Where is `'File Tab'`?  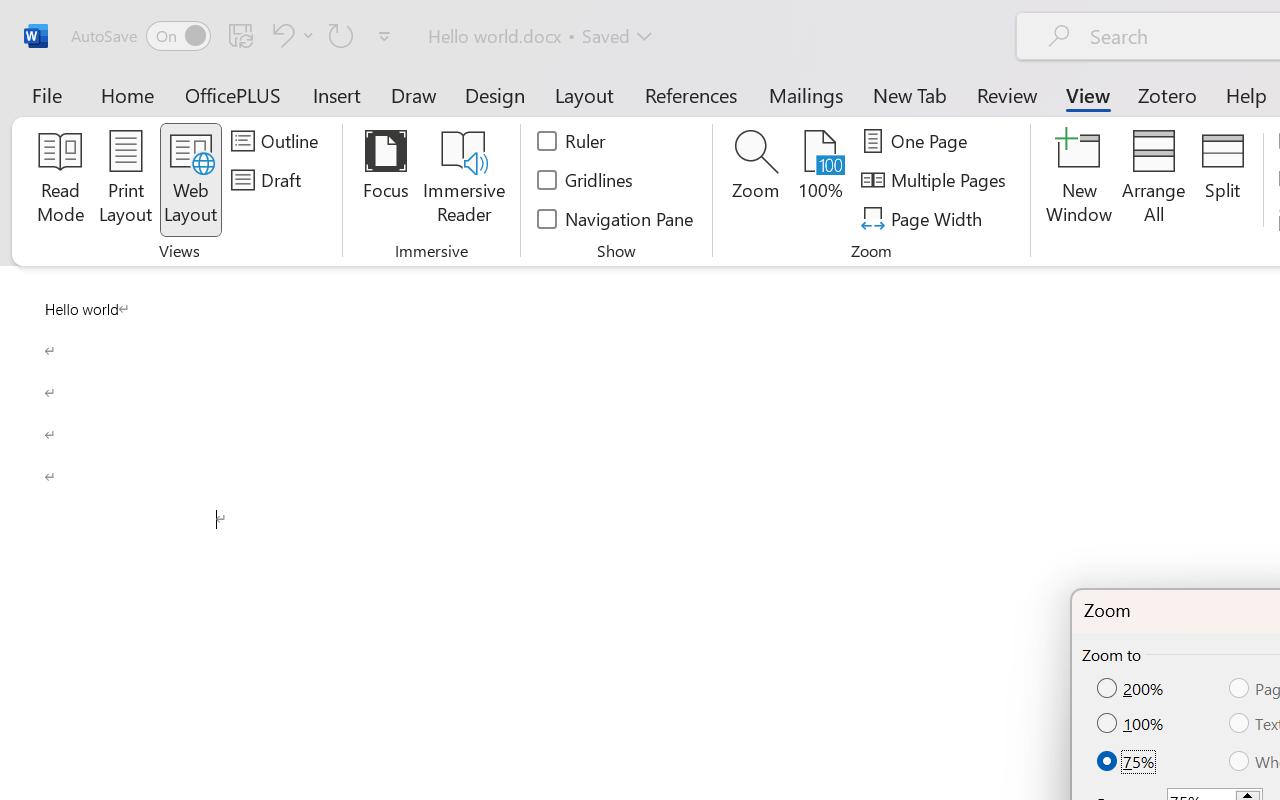
'File Tab' is located at coordinates (46, 94).